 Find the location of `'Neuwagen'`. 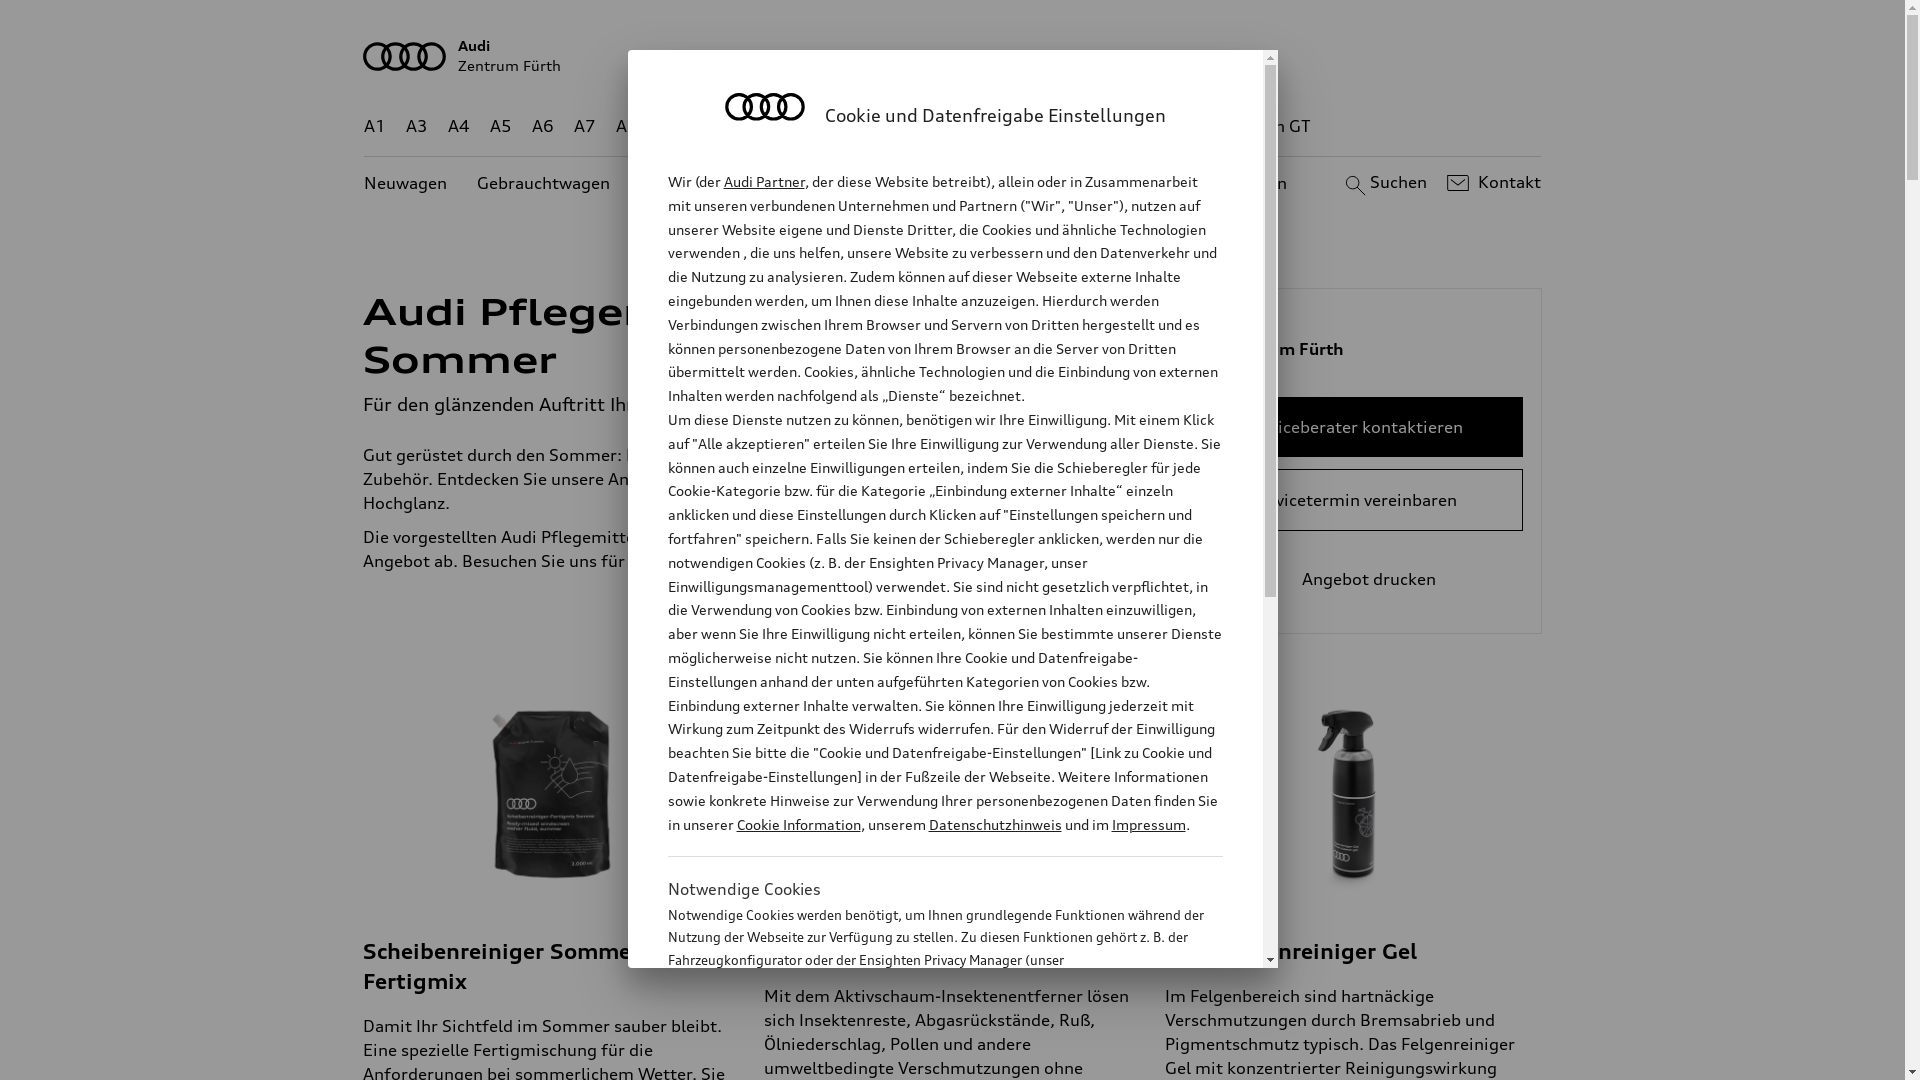

'Neuwagen' is located at coordinates (404, 183).